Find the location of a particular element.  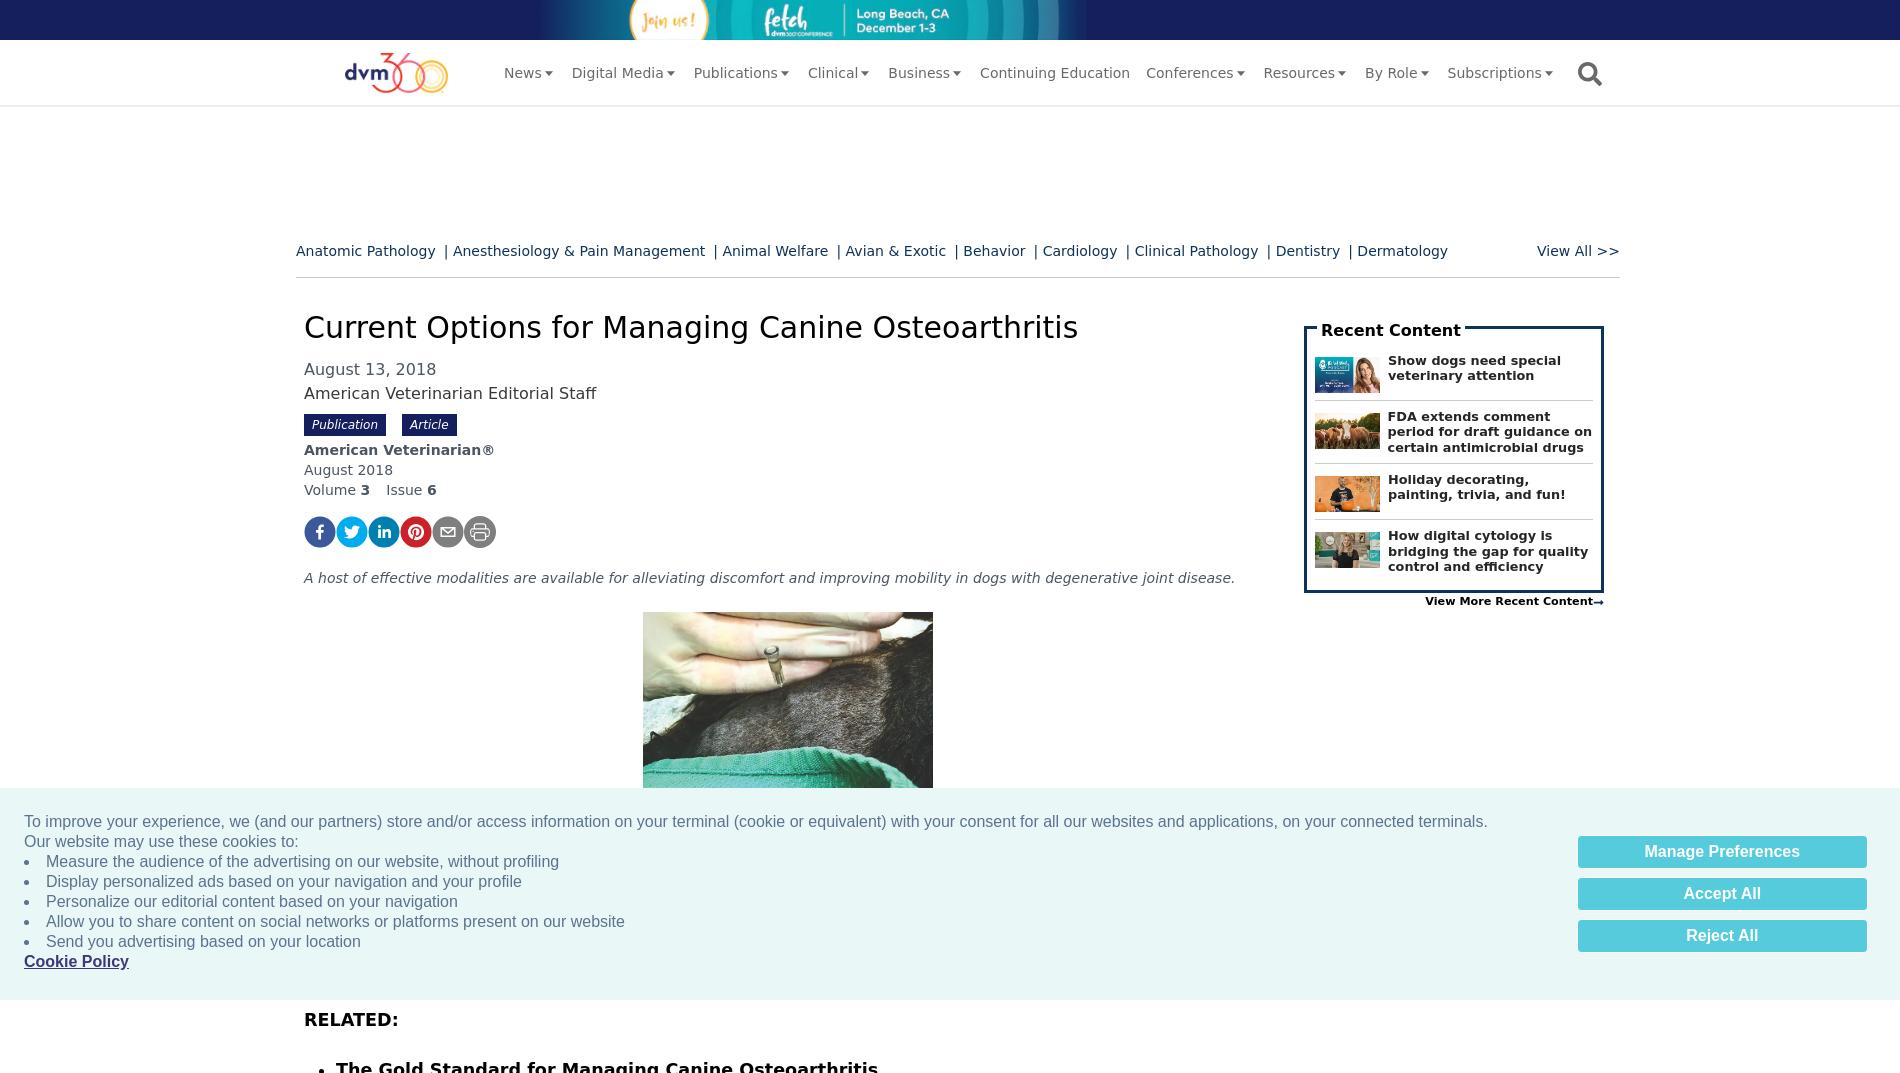

'August 2018' is located at coordinates (347, 469).